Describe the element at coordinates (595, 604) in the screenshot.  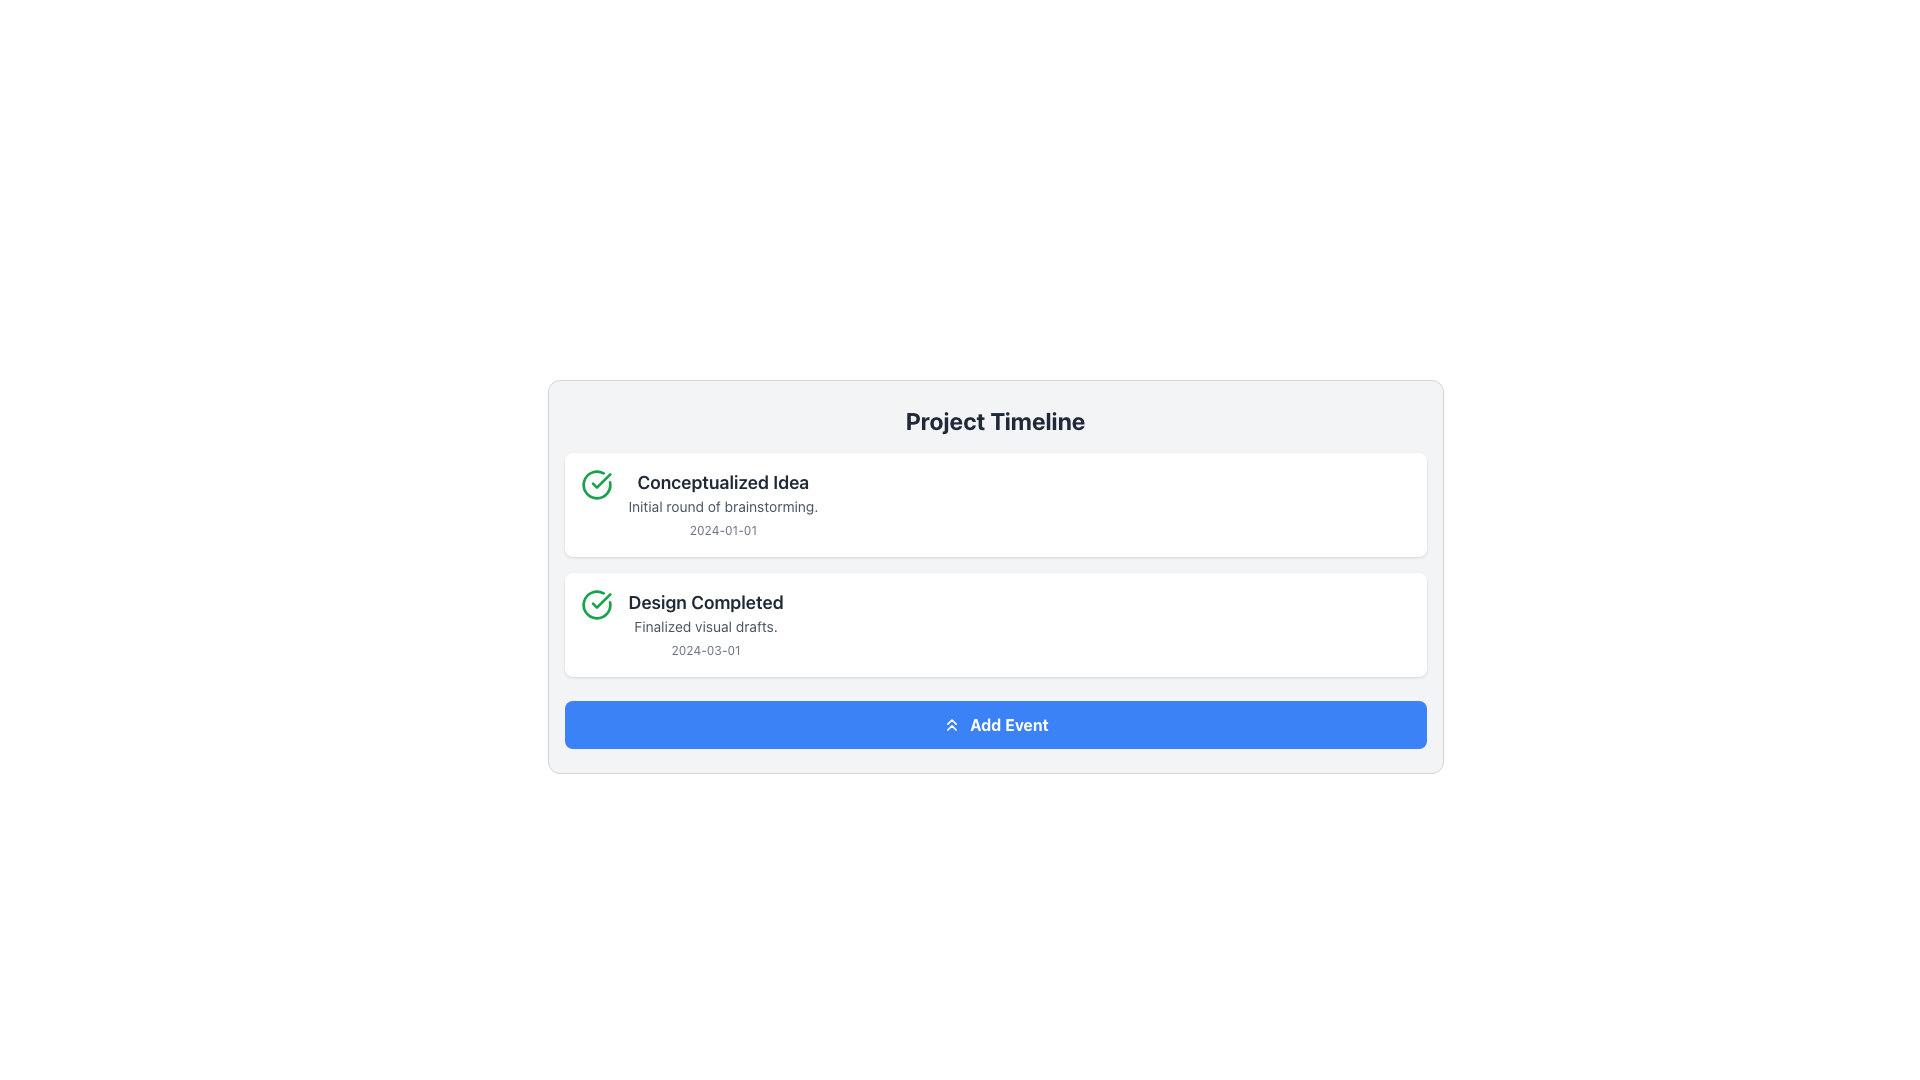
I see `the completion indicator icon for the 'Design Completed' task located in the left section of the lower card within the timeline interface` at that location.